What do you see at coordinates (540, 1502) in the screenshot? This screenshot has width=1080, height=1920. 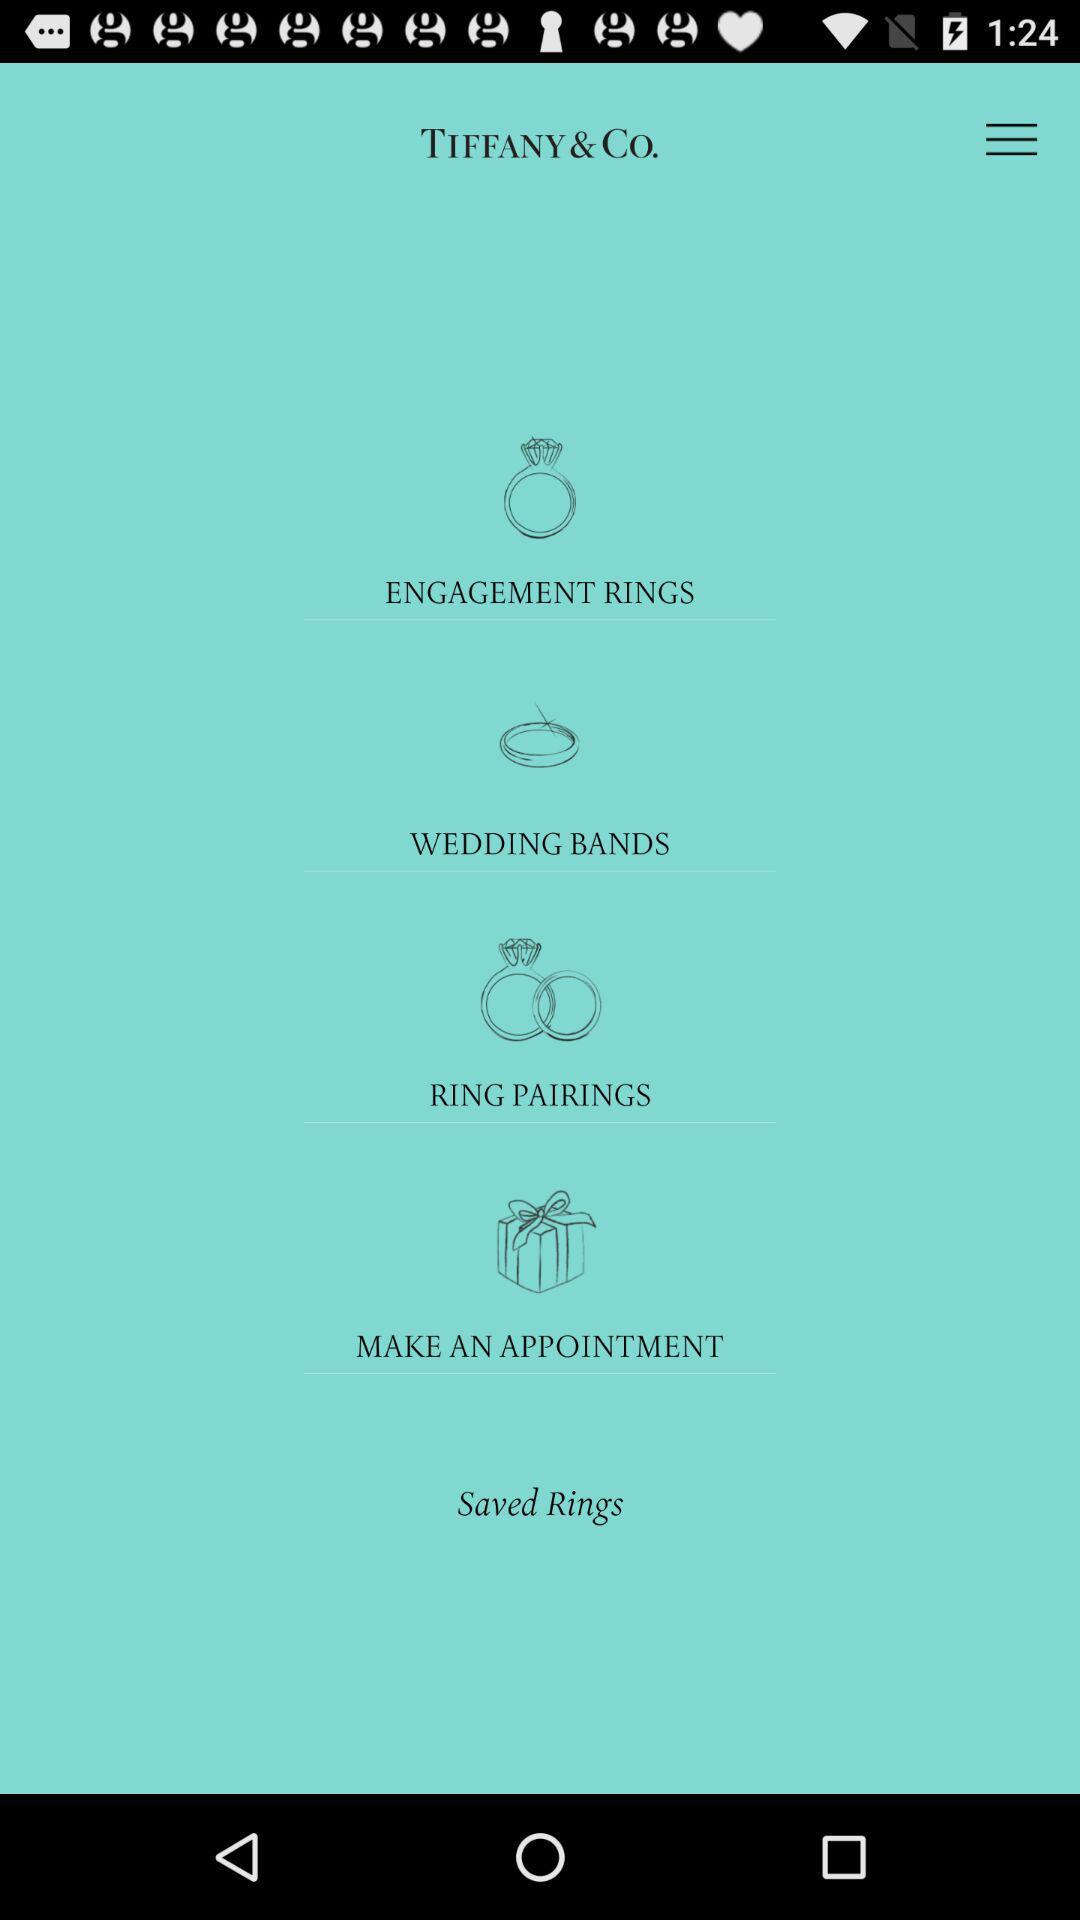 I see `the saved rings item` at bounding box center [540, 1502].